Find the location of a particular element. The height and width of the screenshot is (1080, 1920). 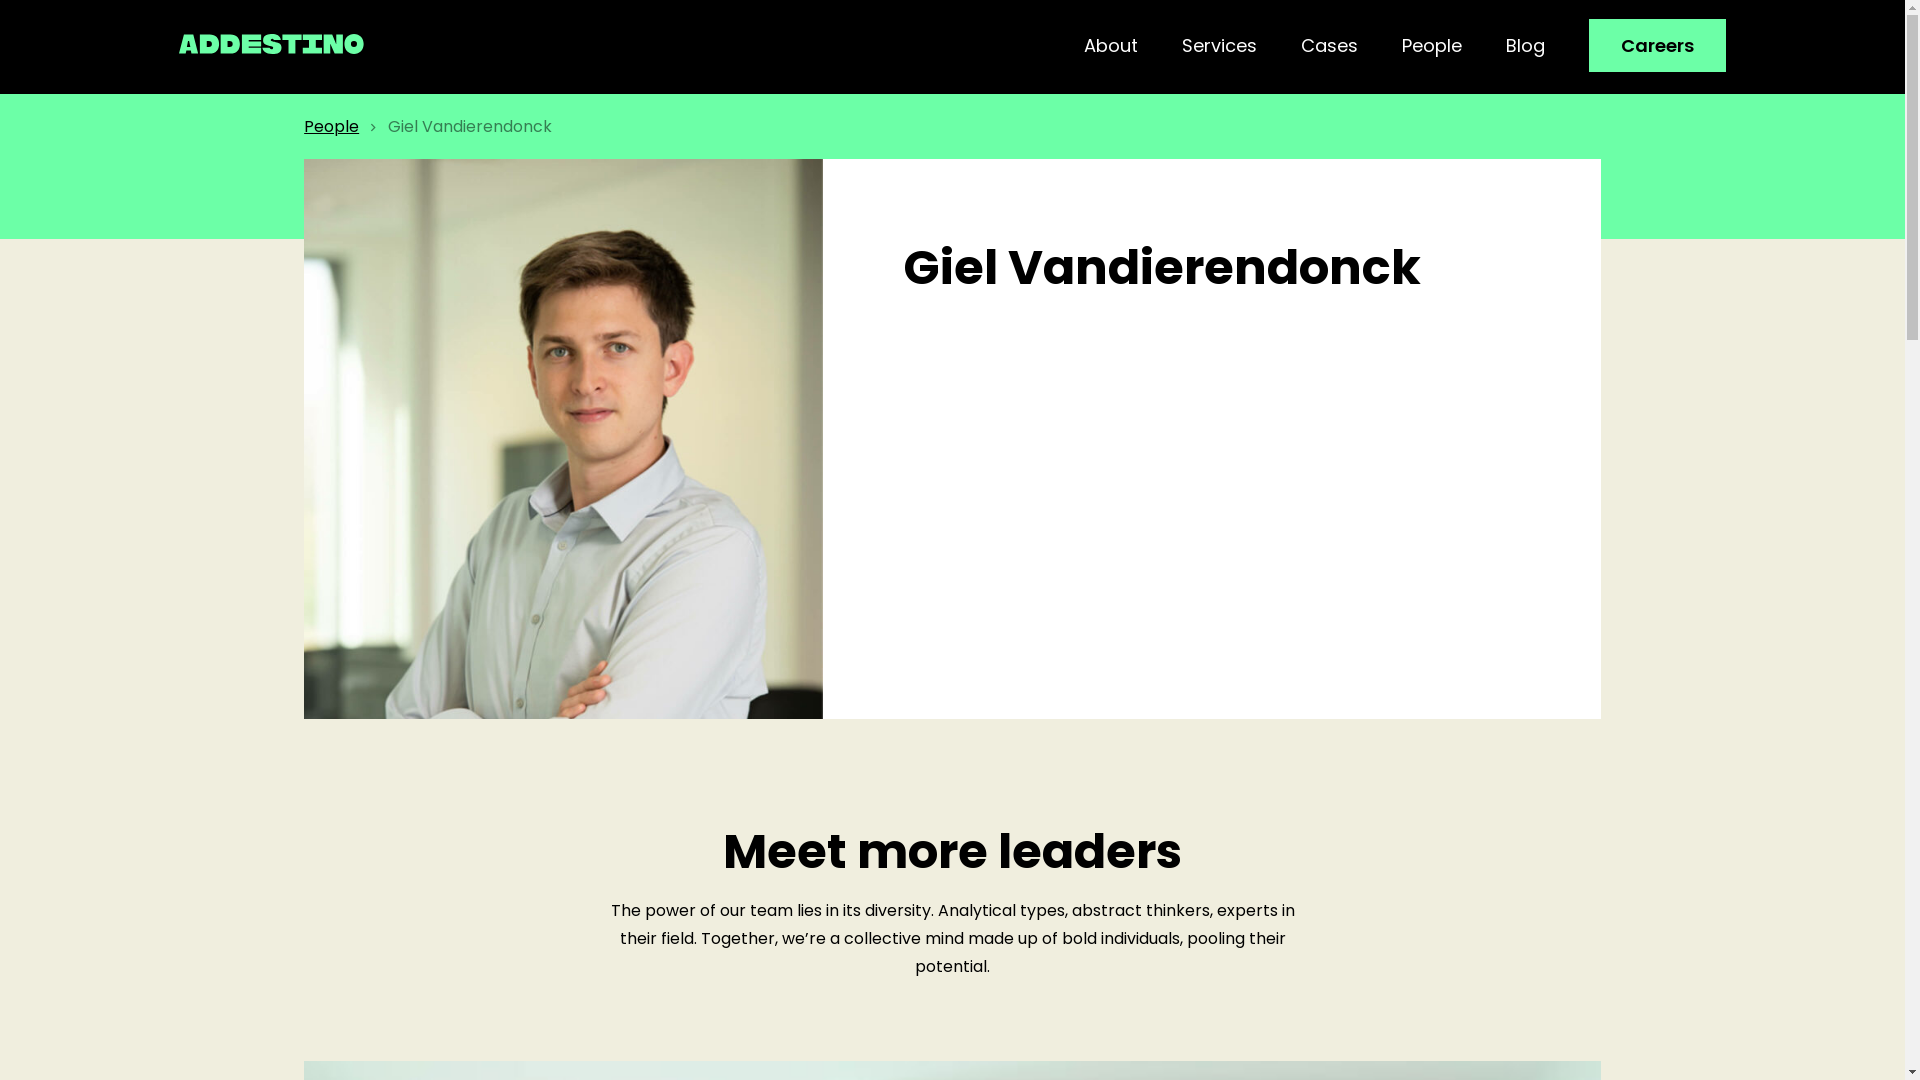

'People' is located at coordinates (1400, 45).